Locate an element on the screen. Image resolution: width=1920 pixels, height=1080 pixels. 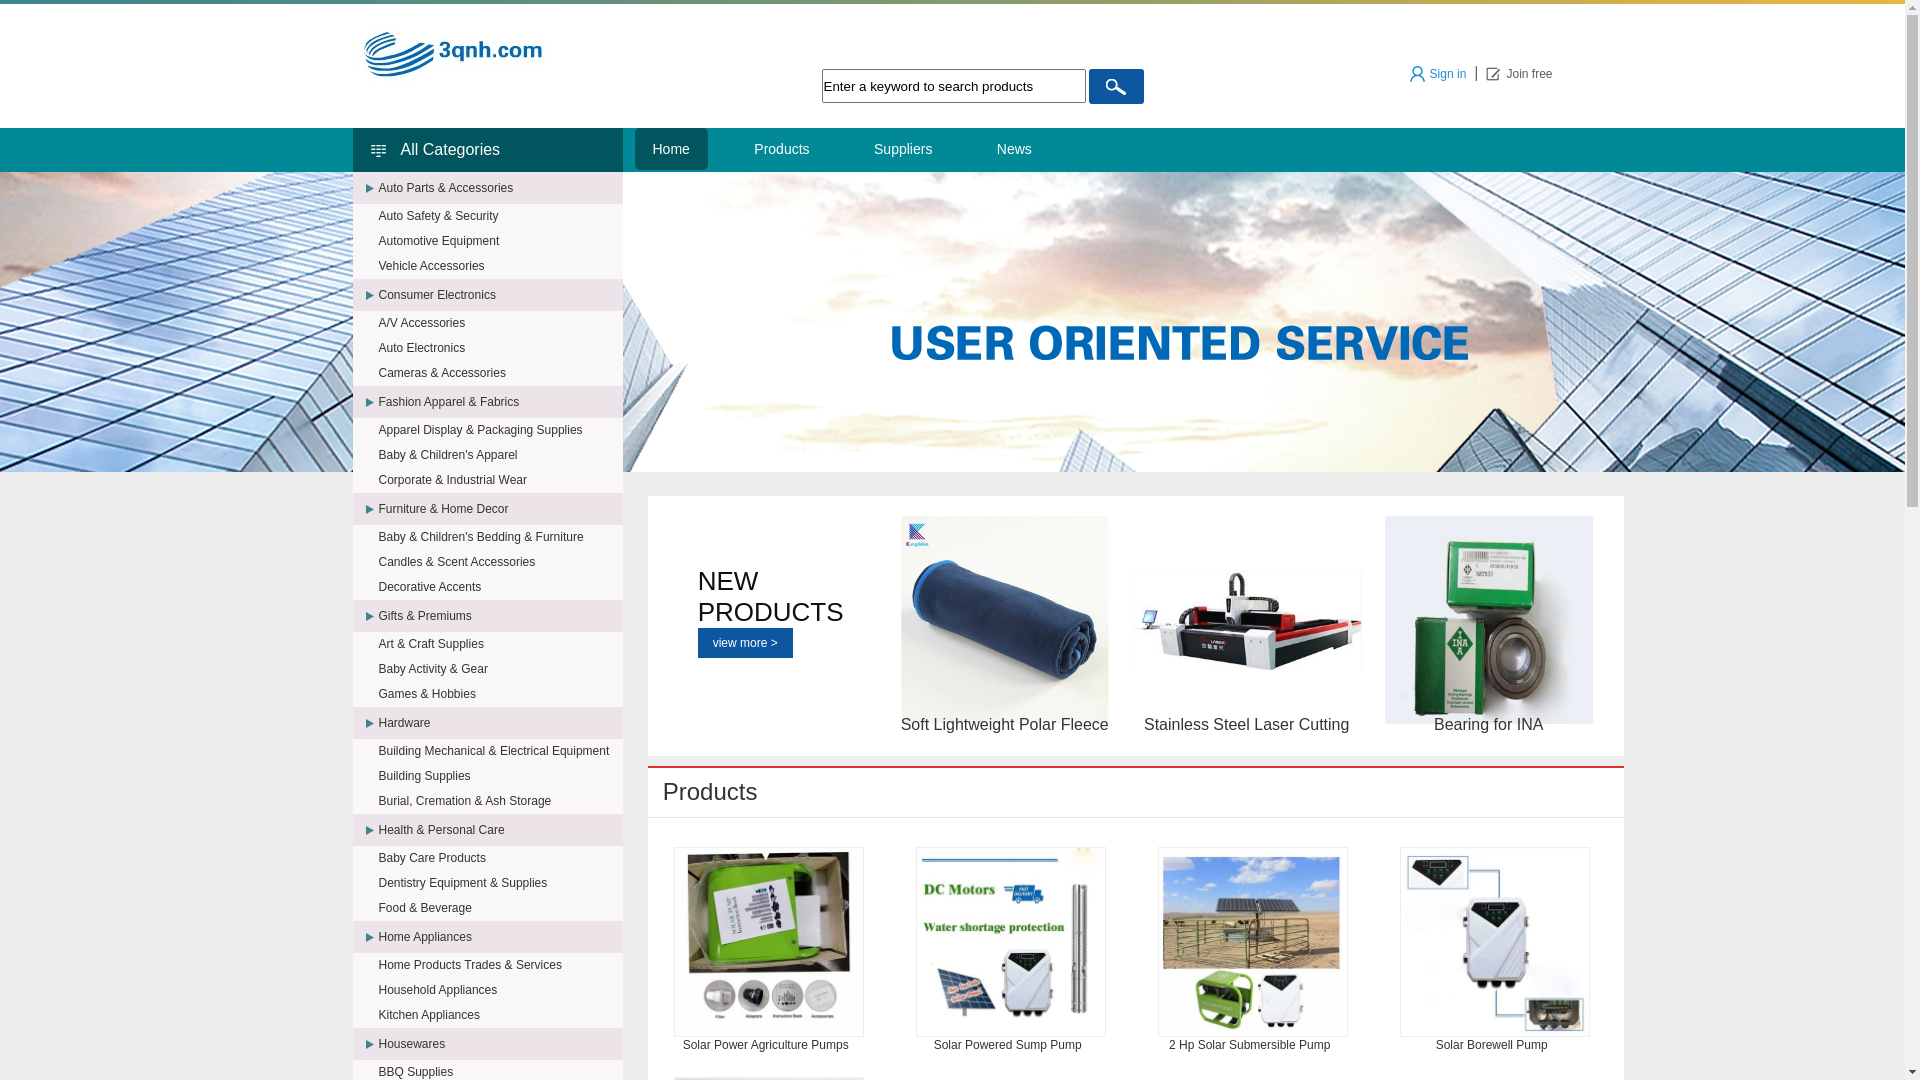
'Baby & Children's Apparel' is located at coordinates (499, 455).